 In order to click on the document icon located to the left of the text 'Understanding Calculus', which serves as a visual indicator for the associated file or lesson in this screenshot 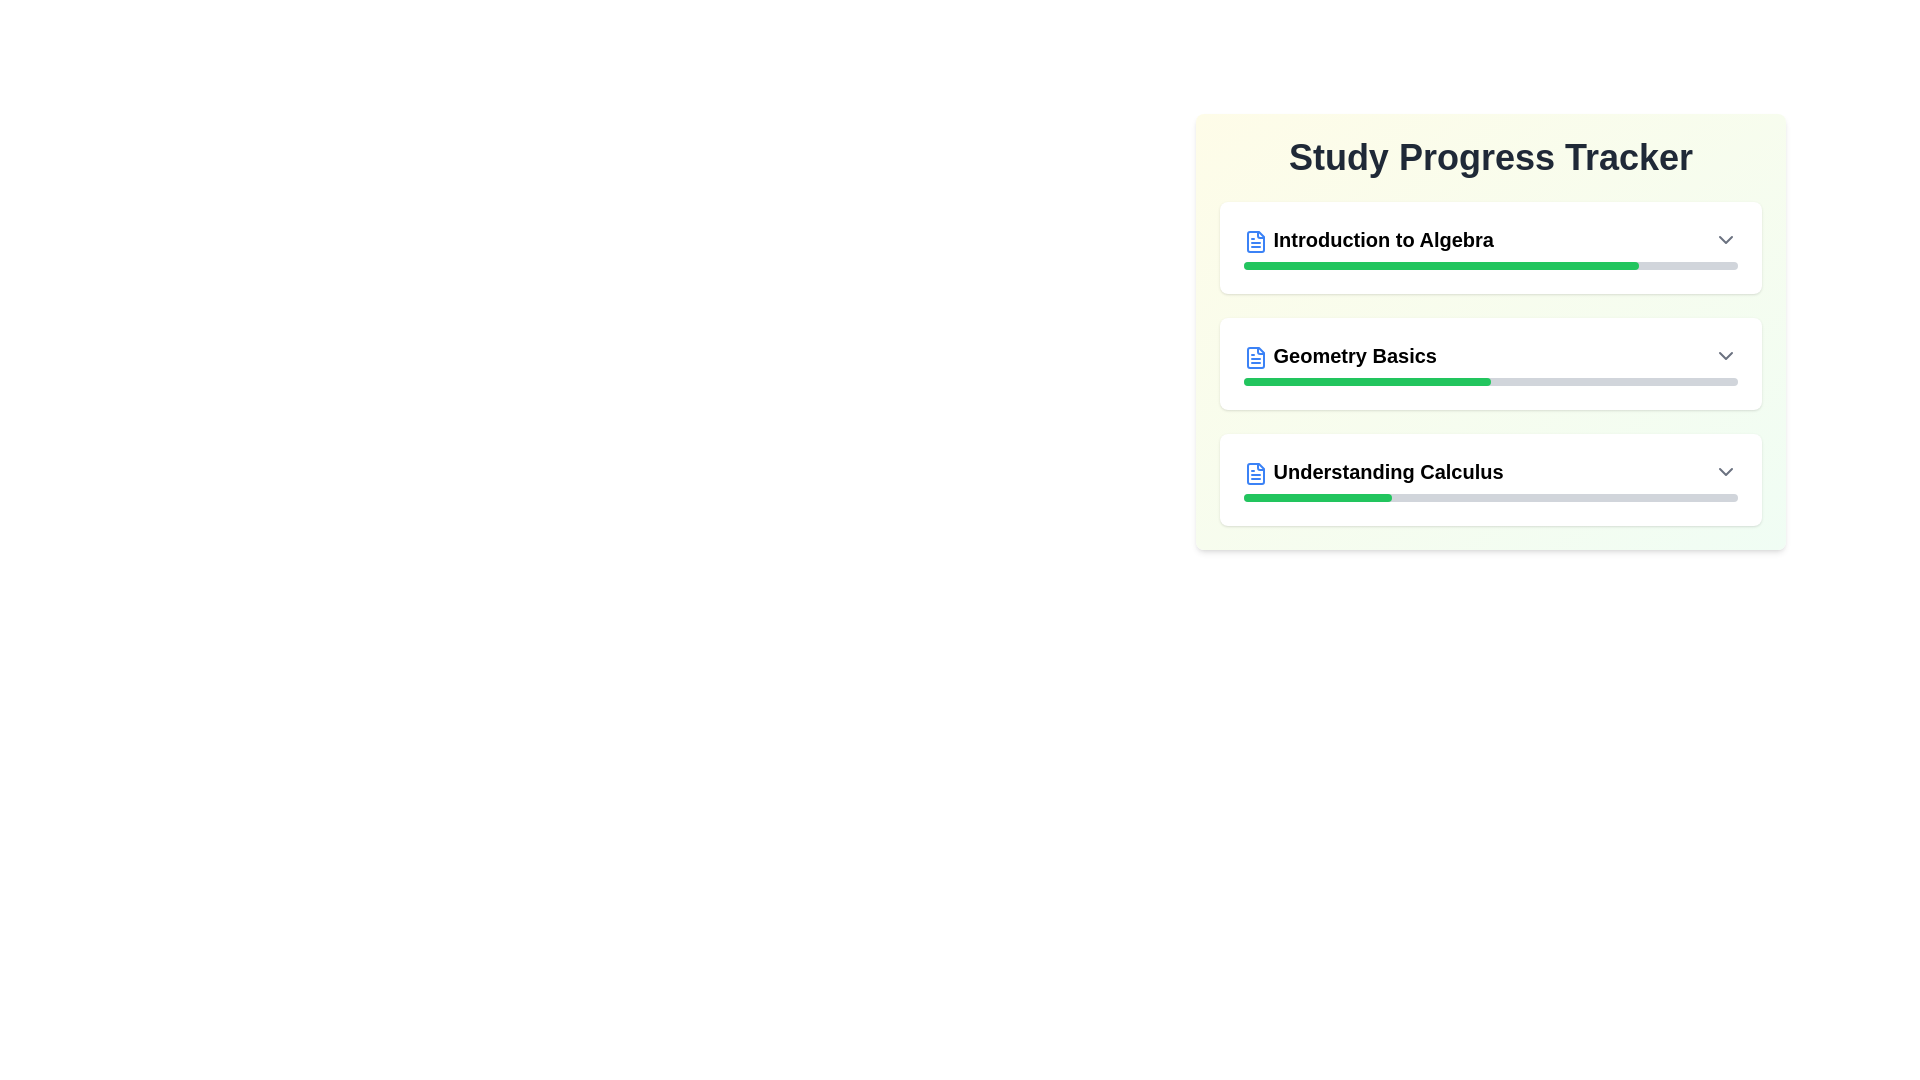, I will do `click(1255, 473)`.